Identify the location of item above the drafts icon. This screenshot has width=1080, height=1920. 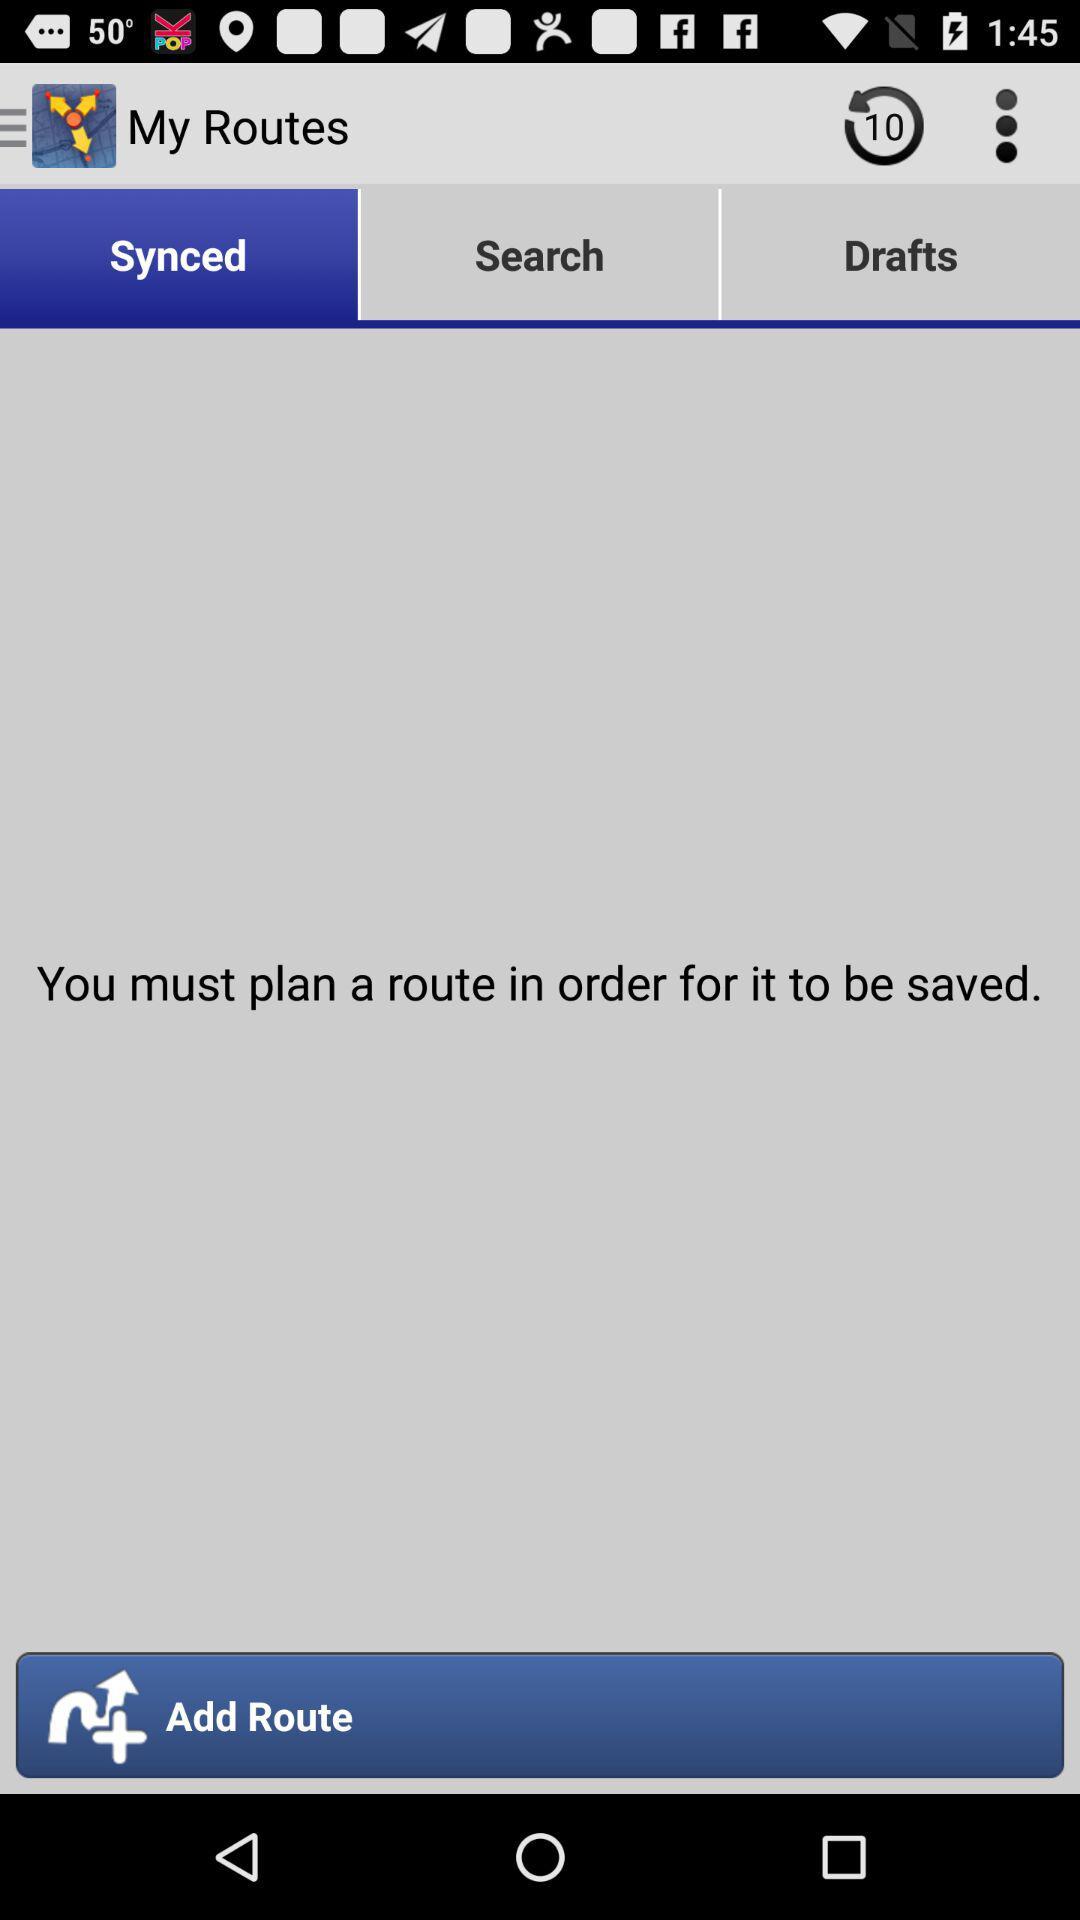
(1006, 124).